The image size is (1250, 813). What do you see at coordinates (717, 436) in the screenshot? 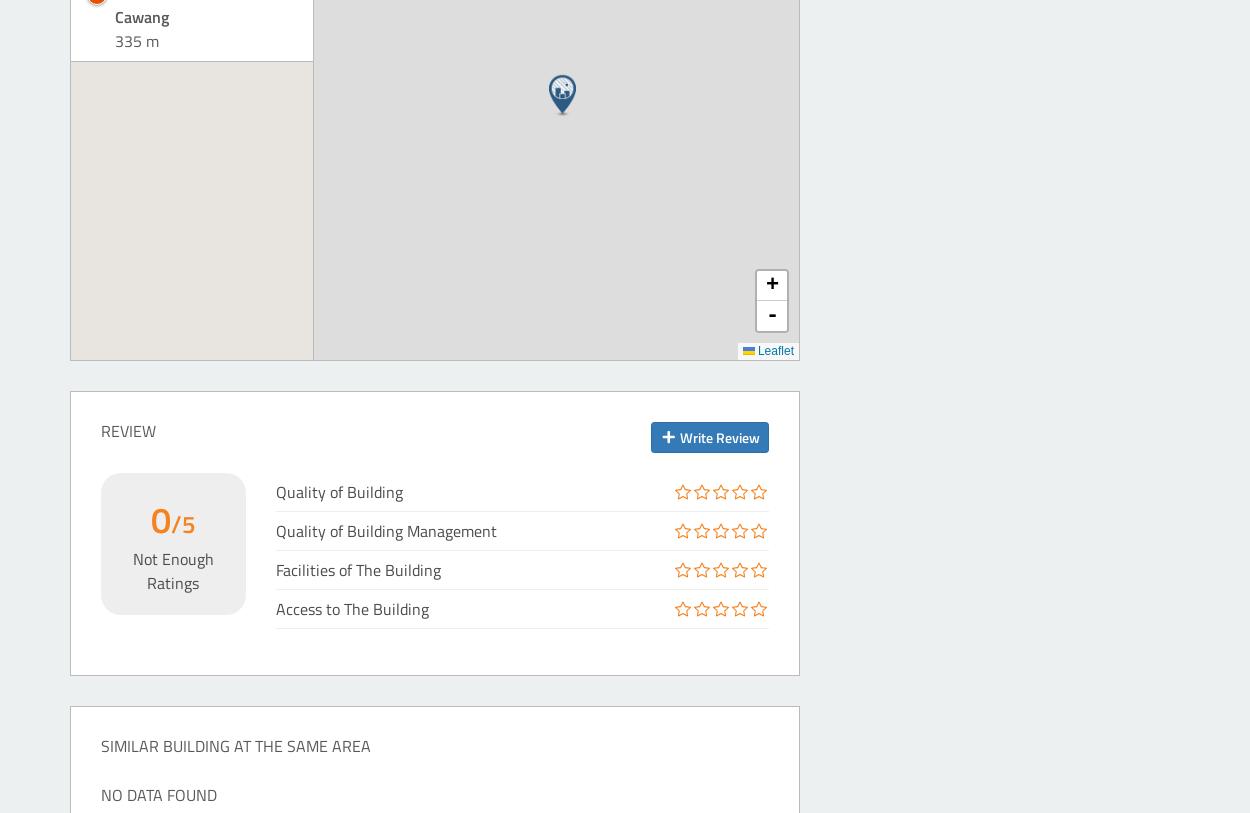
I see `'Write Review'` at bounding box center [717, 436].